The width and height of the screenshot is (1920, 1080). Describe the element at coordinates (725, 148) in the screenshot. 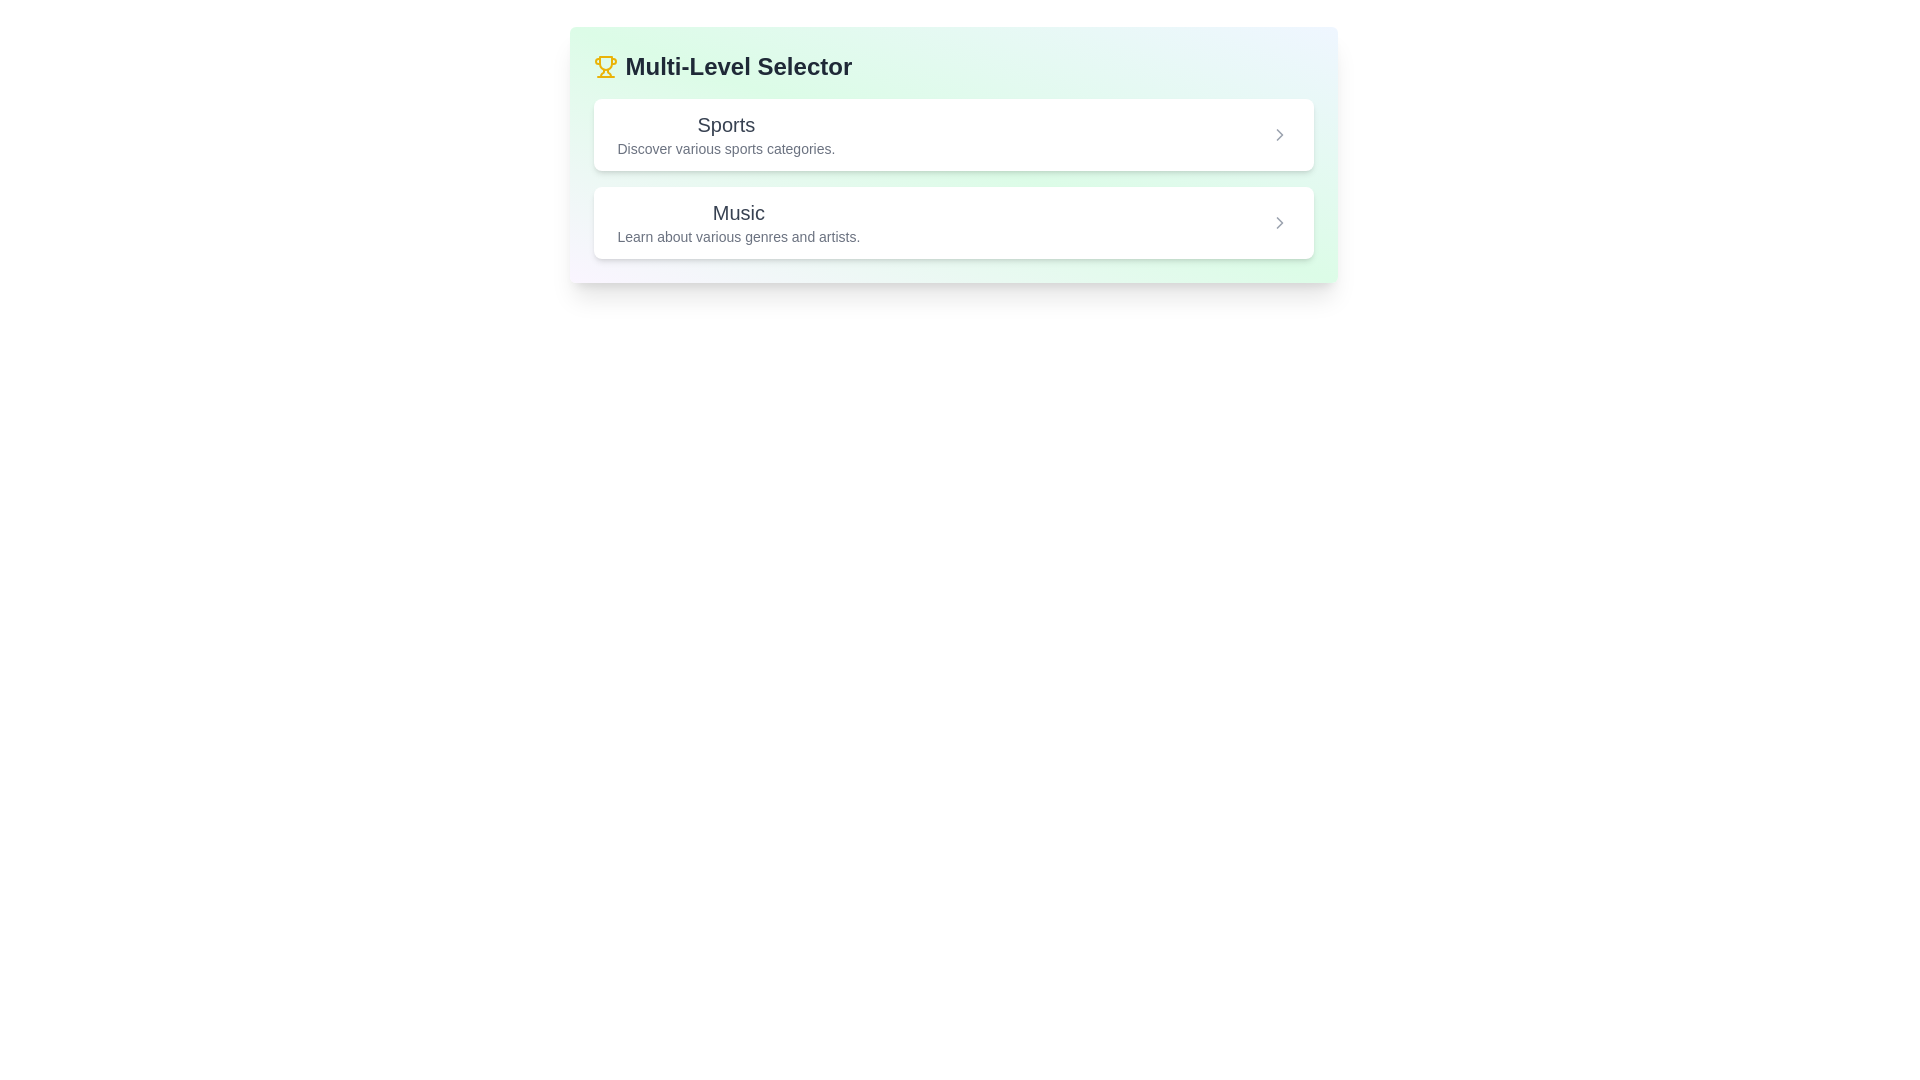

I see `the text label reading 'Discover various sports categories,' which is styled in light gray and located directly below the text 'Sports.'` at that location.